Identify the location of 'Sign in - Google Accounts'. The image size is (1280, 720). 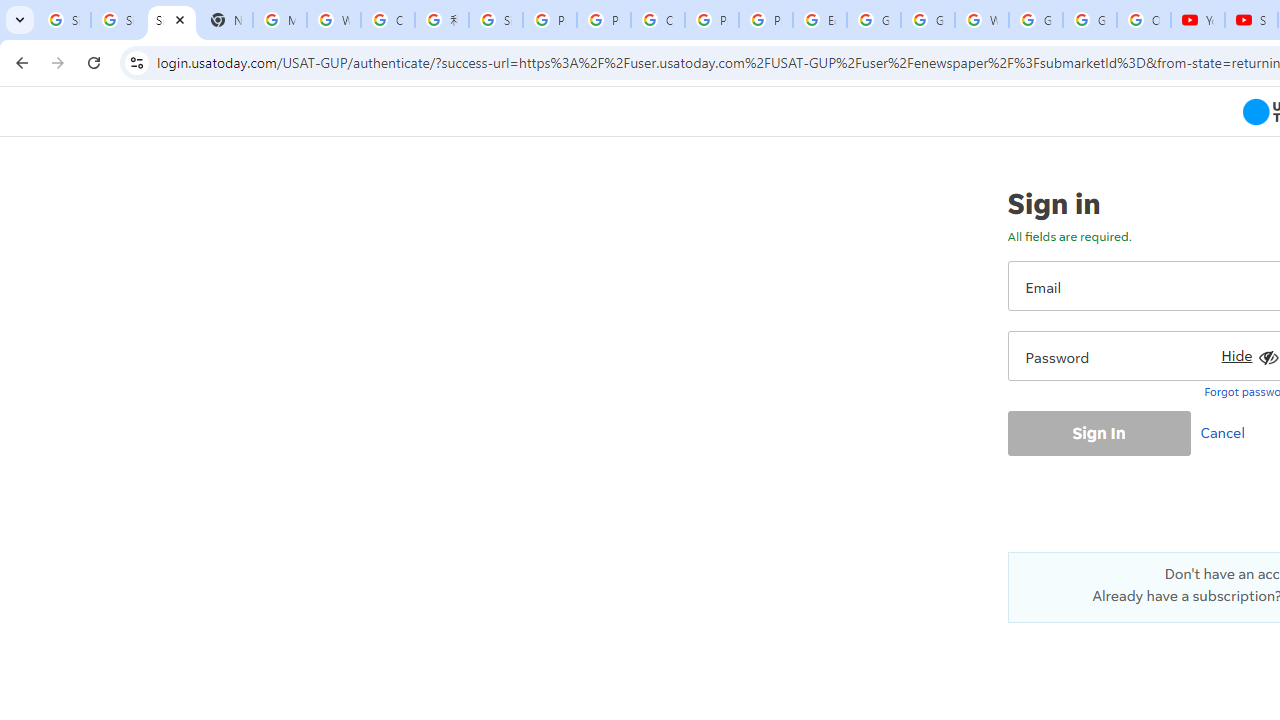
(116, 20).